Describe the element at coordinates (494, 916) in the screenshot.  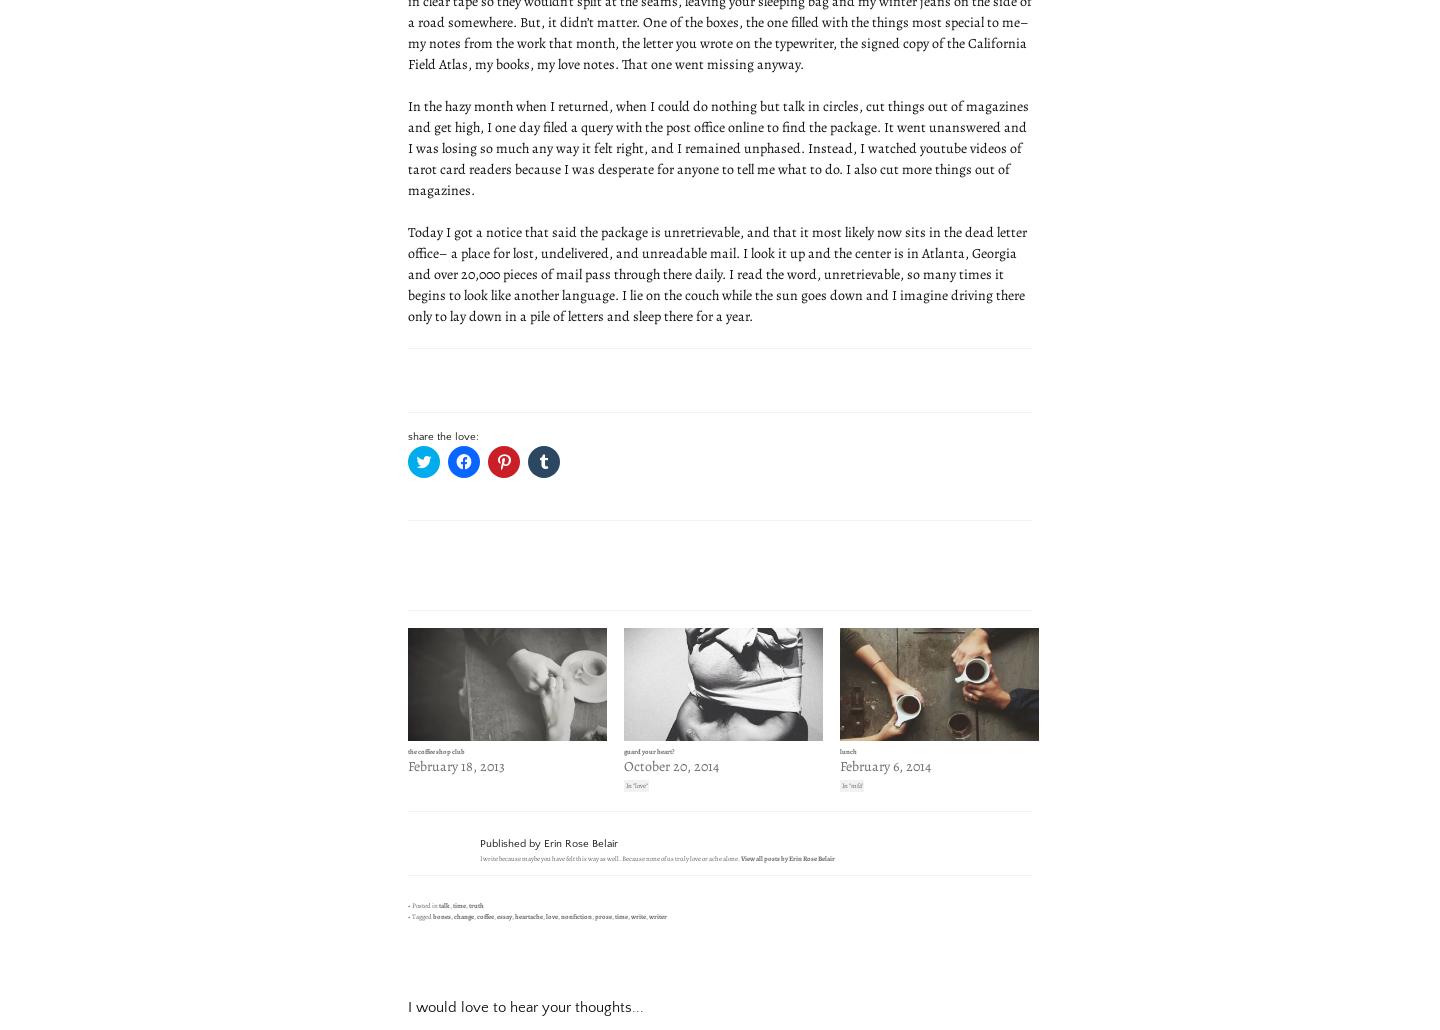
I see `'essay'` at that location.